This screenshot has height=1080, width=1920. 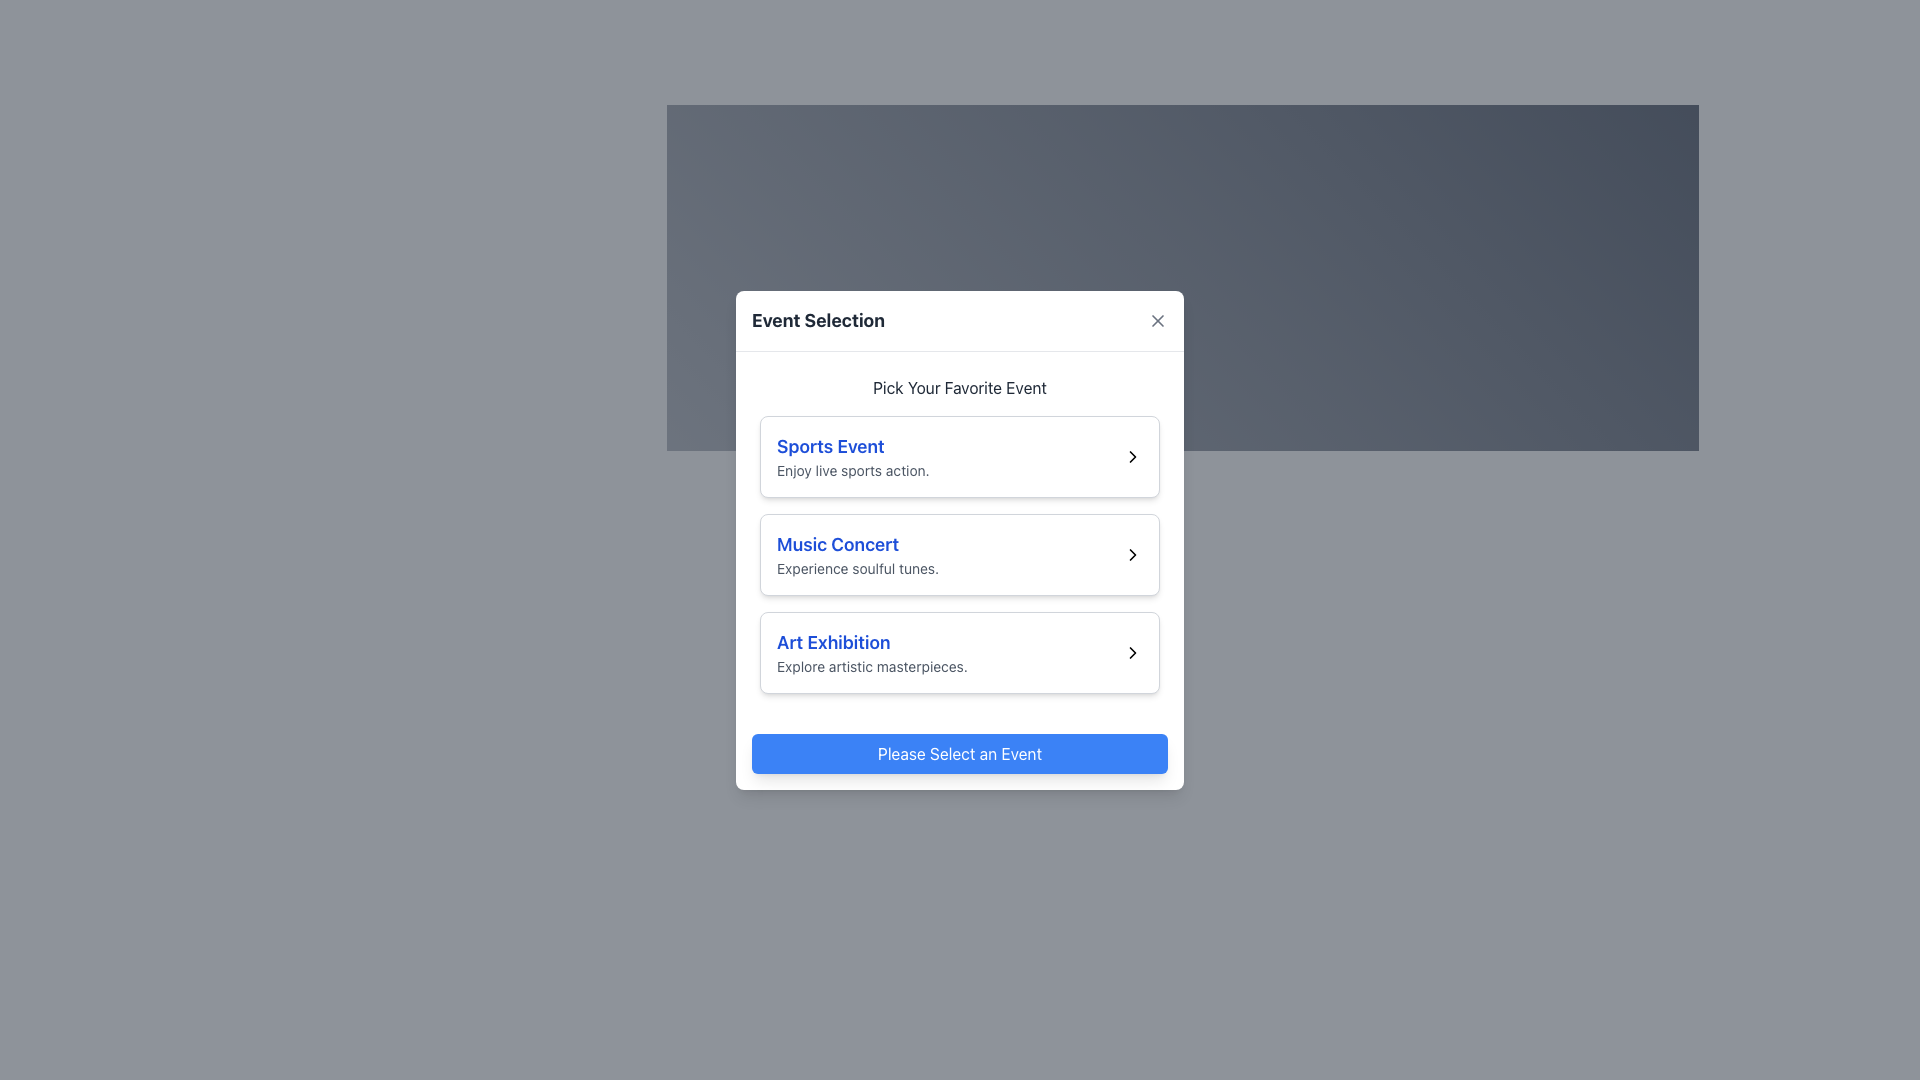 What do you see at coordinates (1132, 554) in the screenshot?
I see `the right-facing chevron icon associated with the 'Music Concert' option in the third list item` at bounding box center [1132, 554].